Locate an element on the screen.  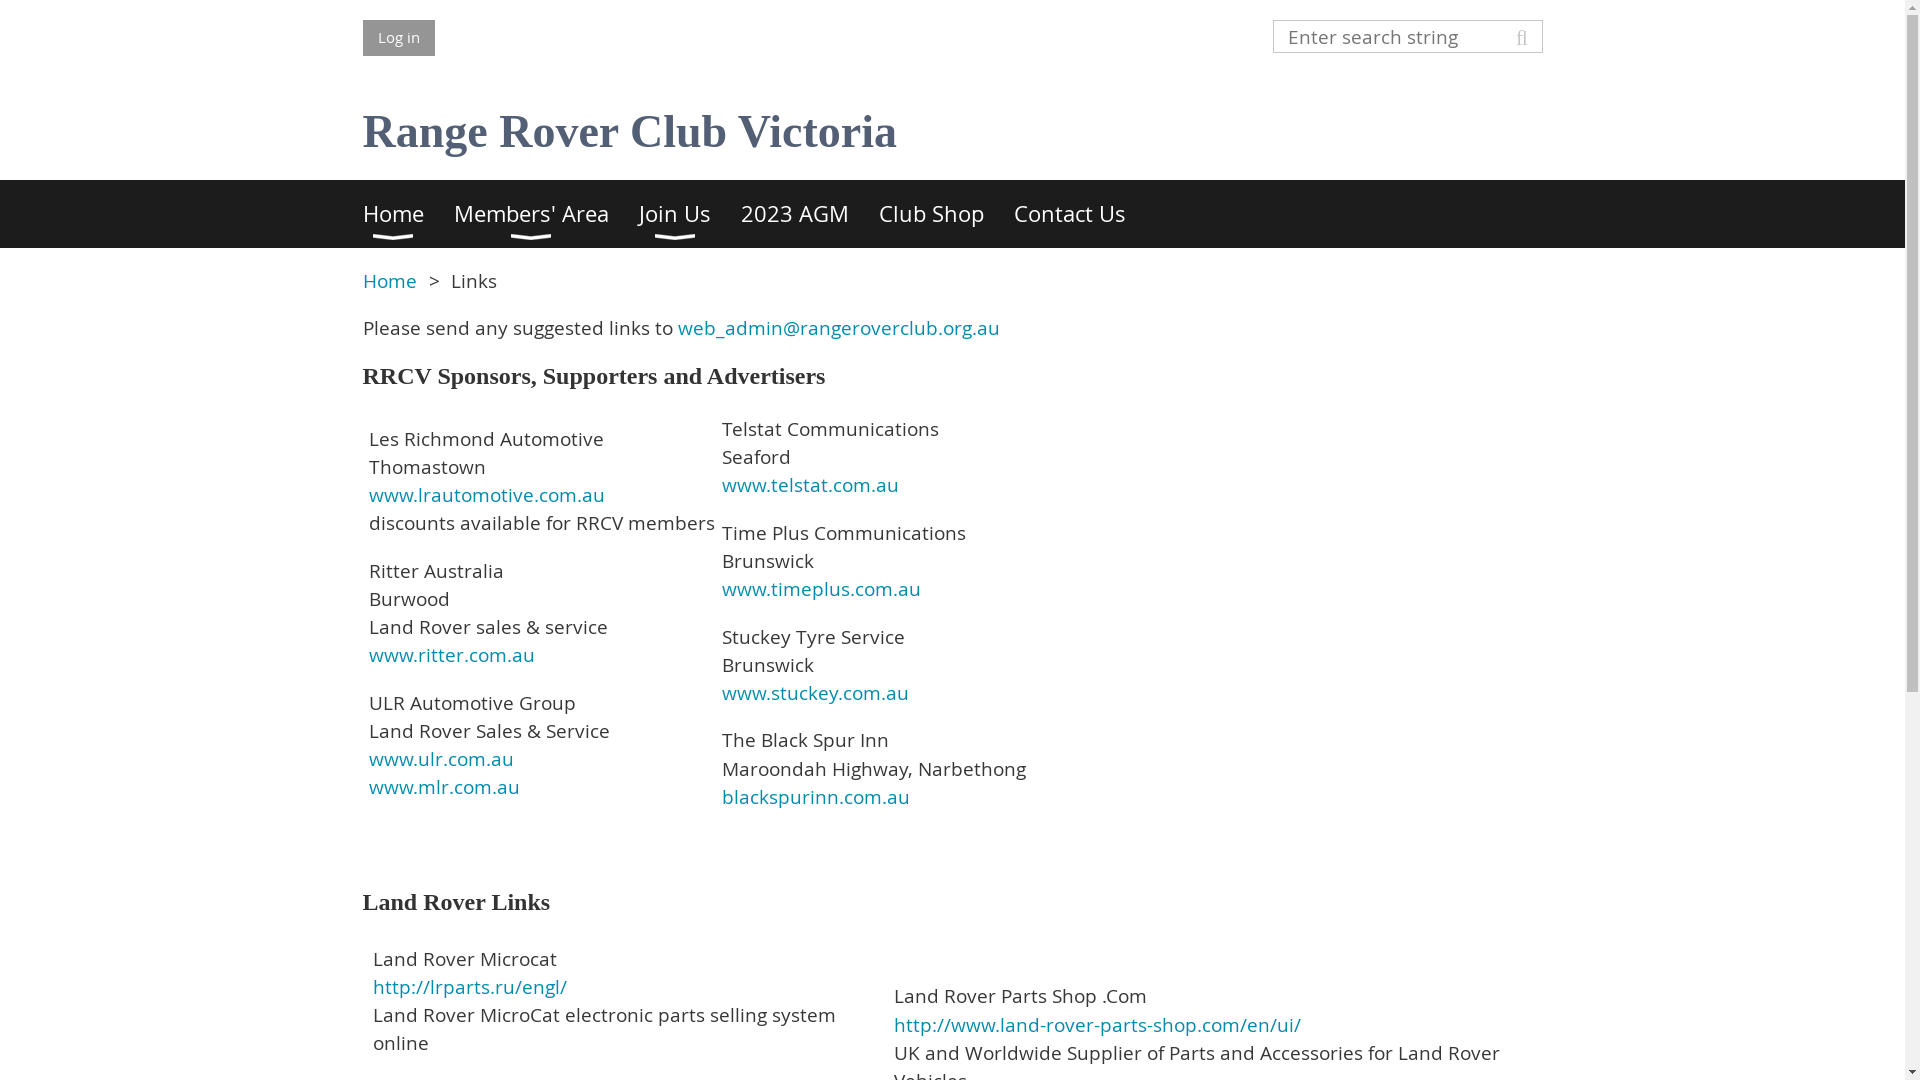
'www.stuckey.com.au' is located at coordinates (815, 692).